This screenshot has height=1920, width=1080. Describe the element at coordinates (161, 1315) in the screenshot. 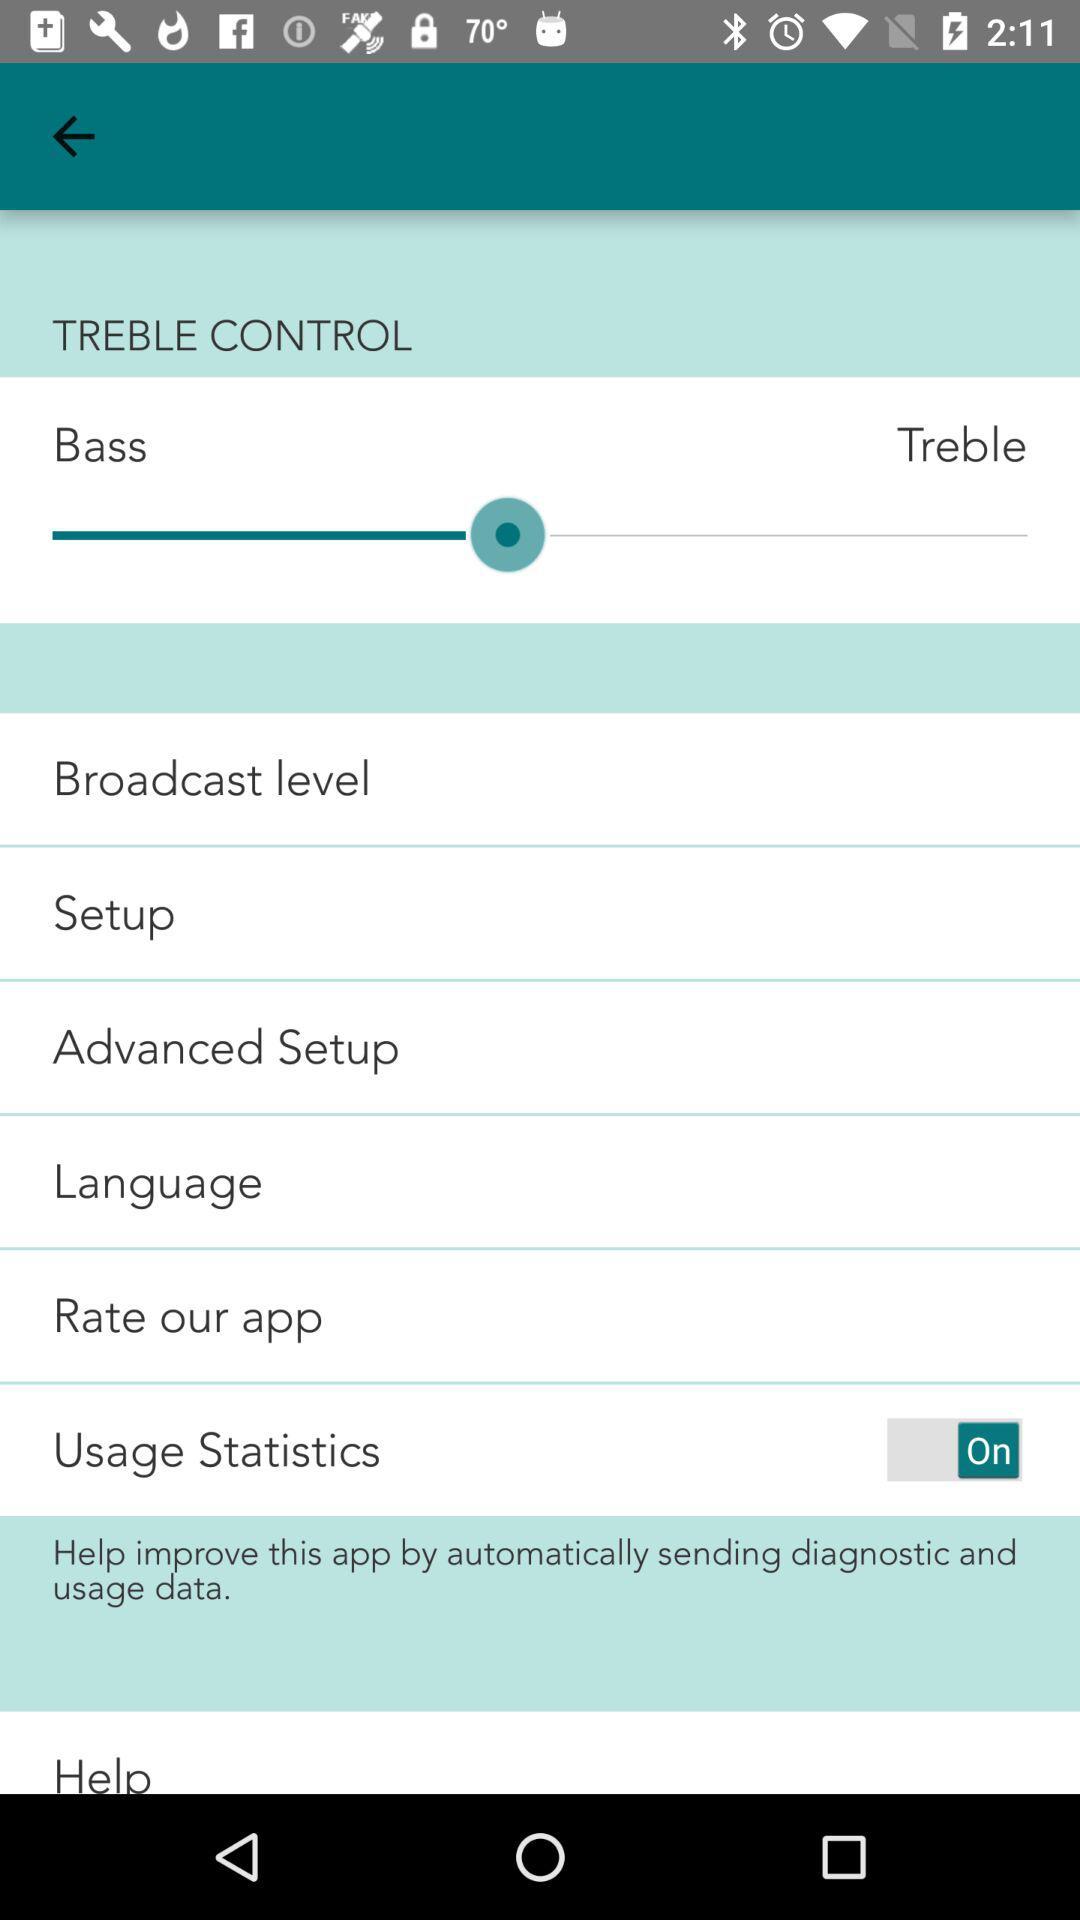

I see `item above usage statistics` at that location.